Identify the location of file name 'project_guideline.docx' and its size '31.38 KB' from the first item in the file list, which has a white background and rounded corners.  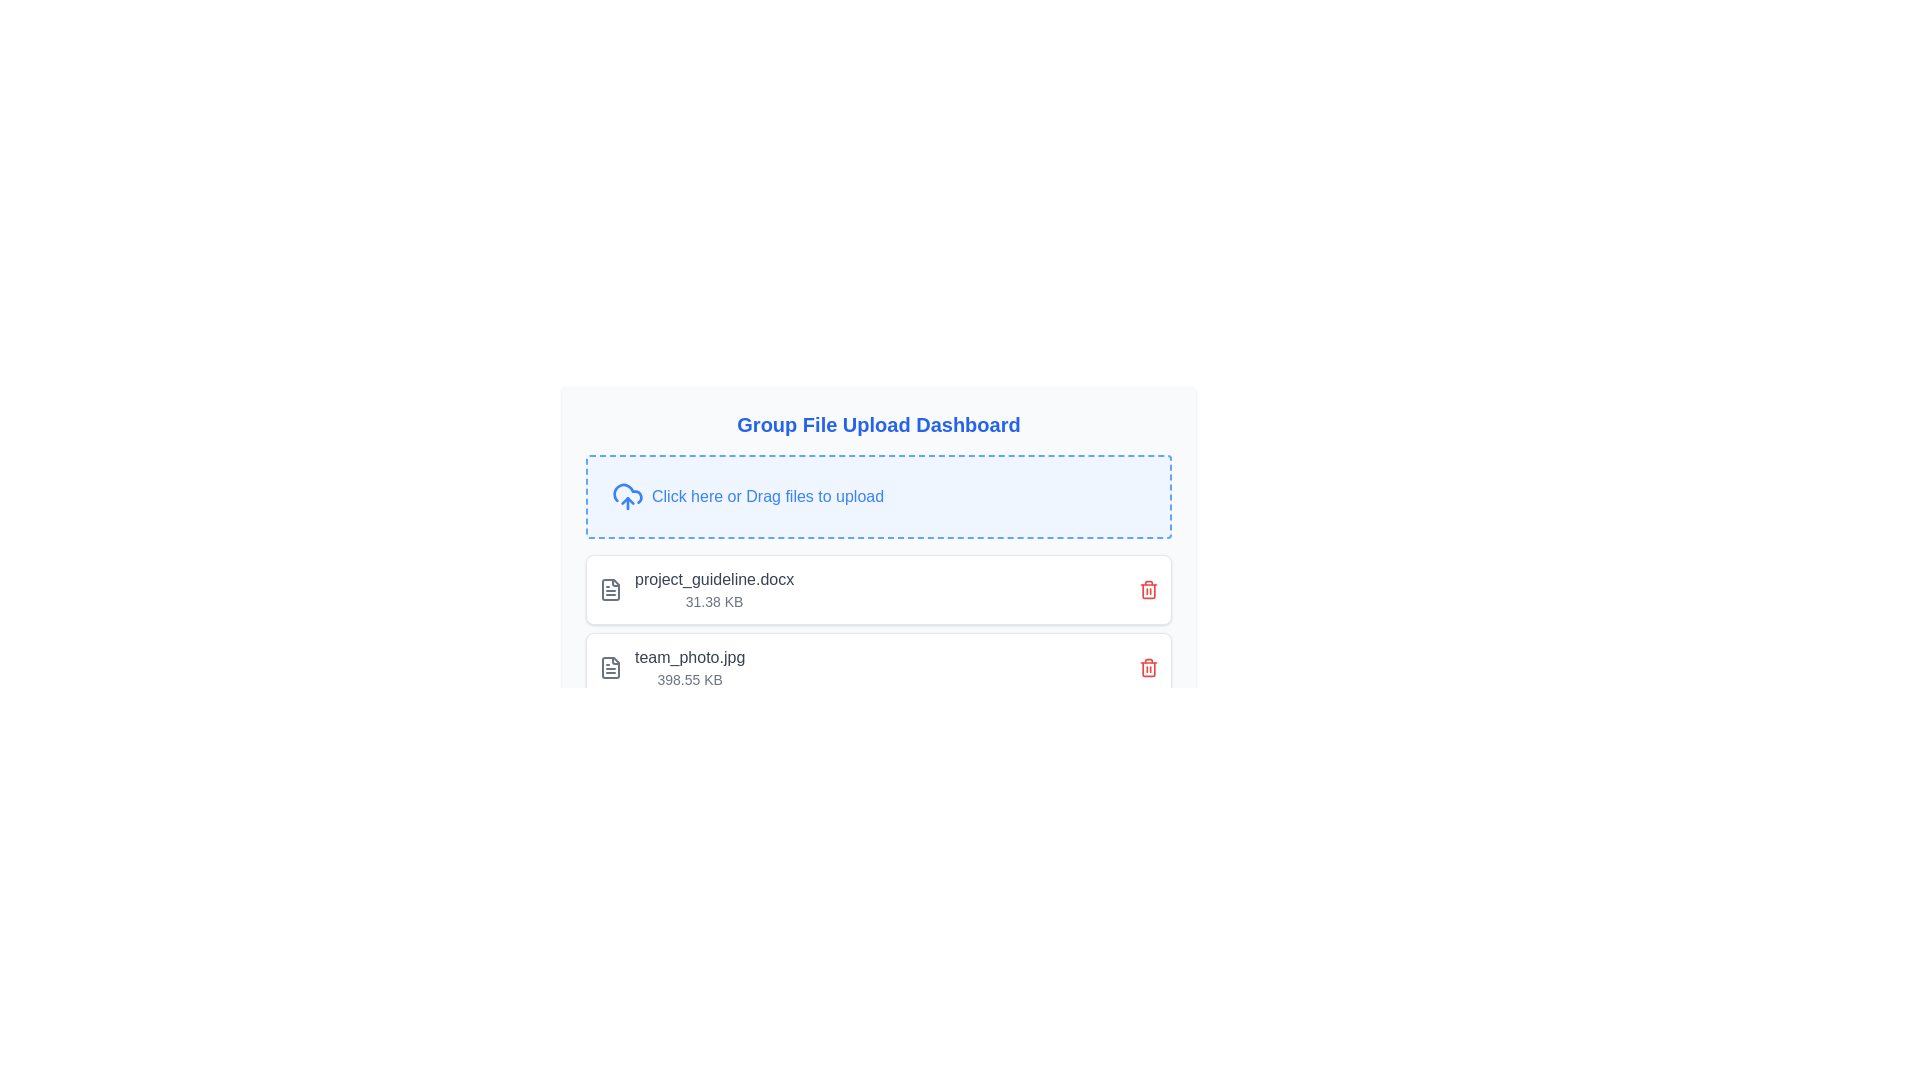
(878, 589).